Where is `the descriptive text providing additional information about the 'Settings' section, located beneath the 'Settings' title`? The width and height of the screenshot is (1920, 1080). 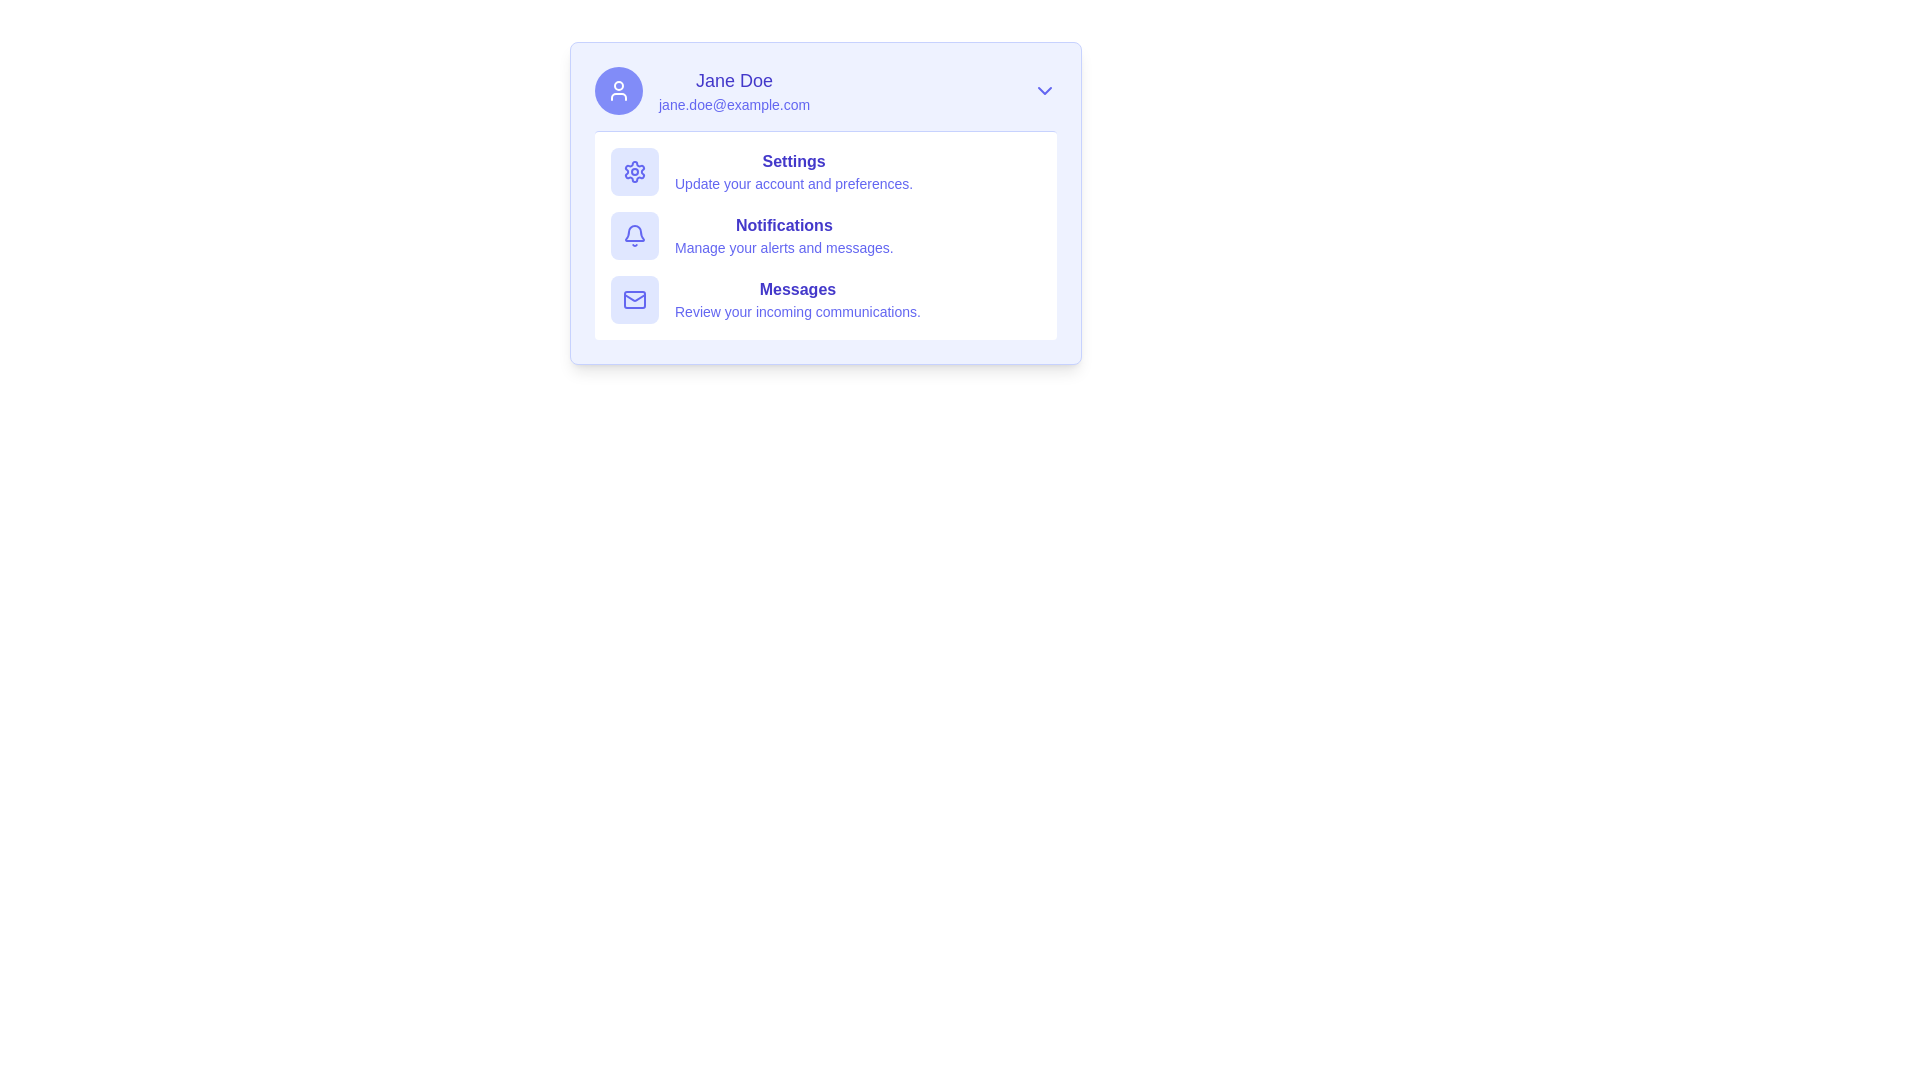
the descriptive text providing additional information about the 'Settings' section, located beneath the 'Settings' title is located at coordinates (793, 184).